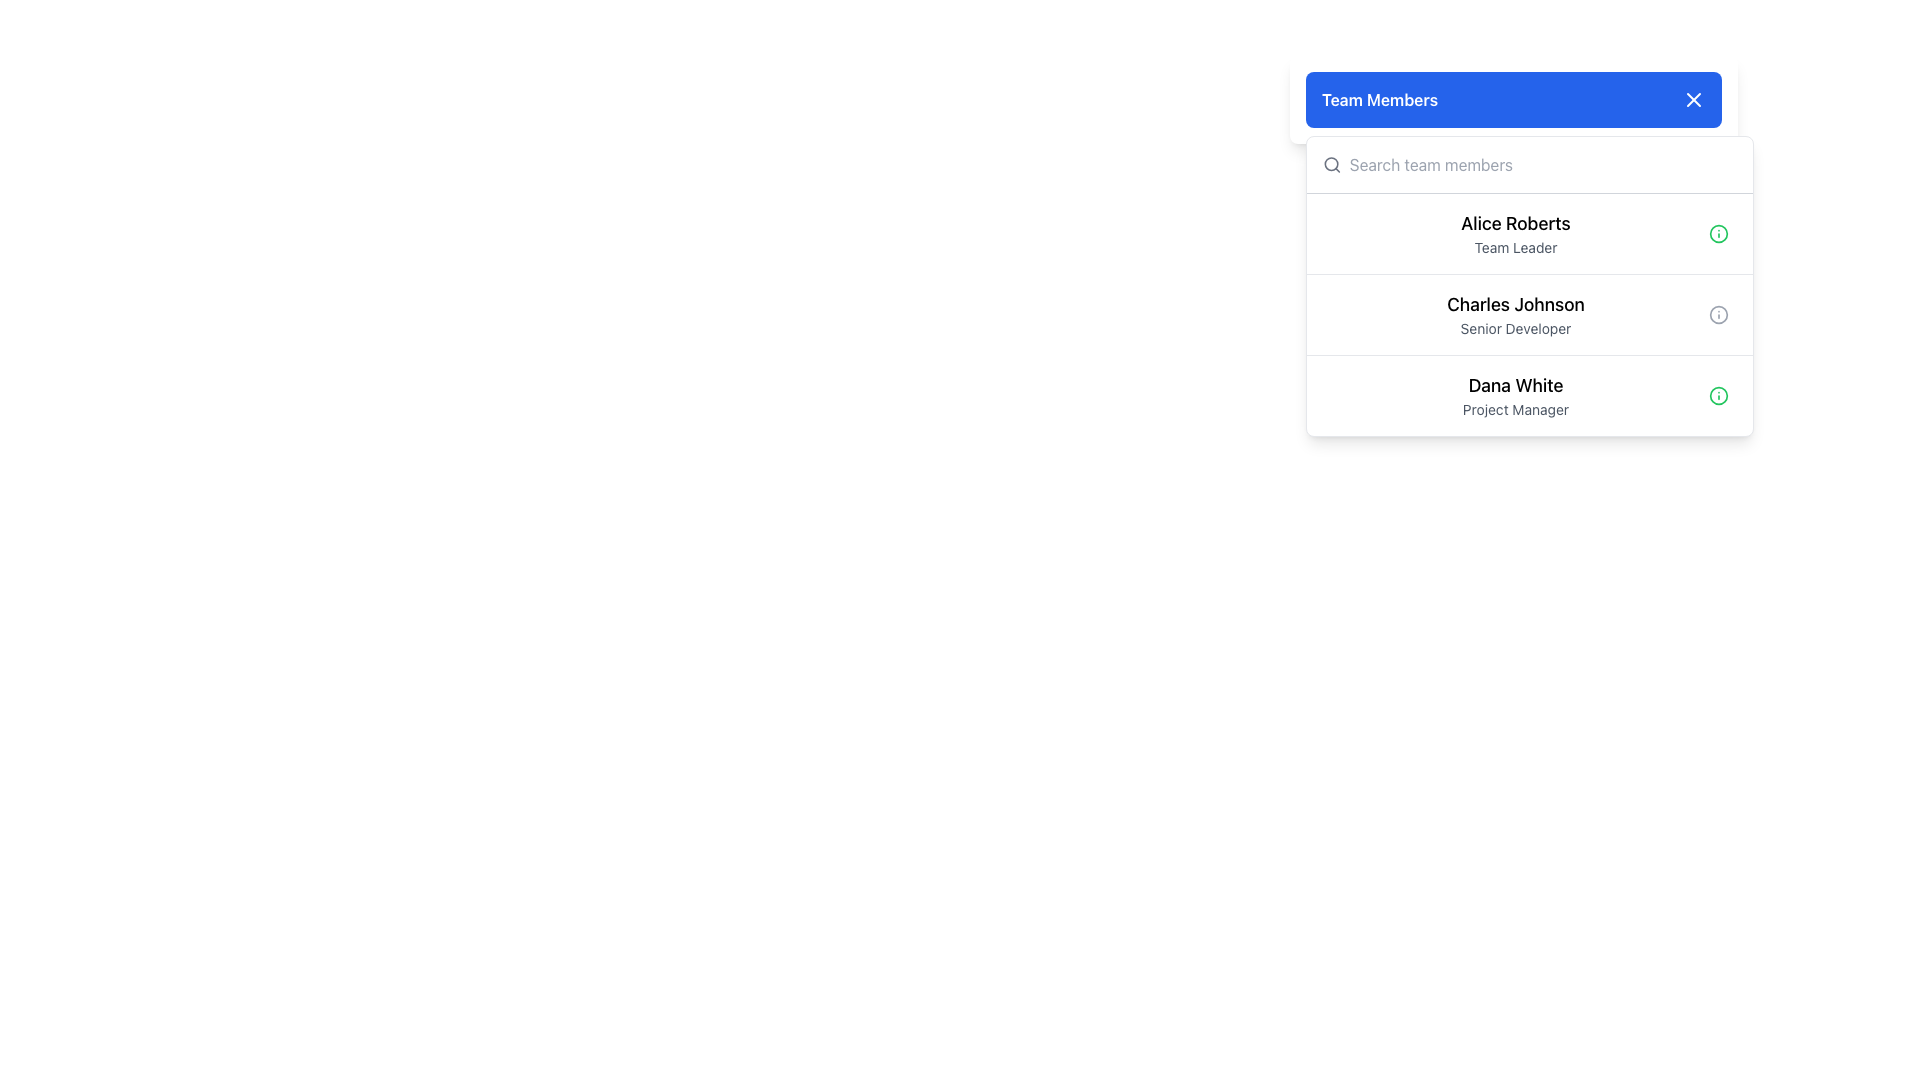 This screenshot has width=1920, height=1080. I want to click on the close button, which is represented by a diagonal cross line styled as part of an 'x' icon located in the top-right corner of the 'Team Members' blue header bar, so click(1693, 100).